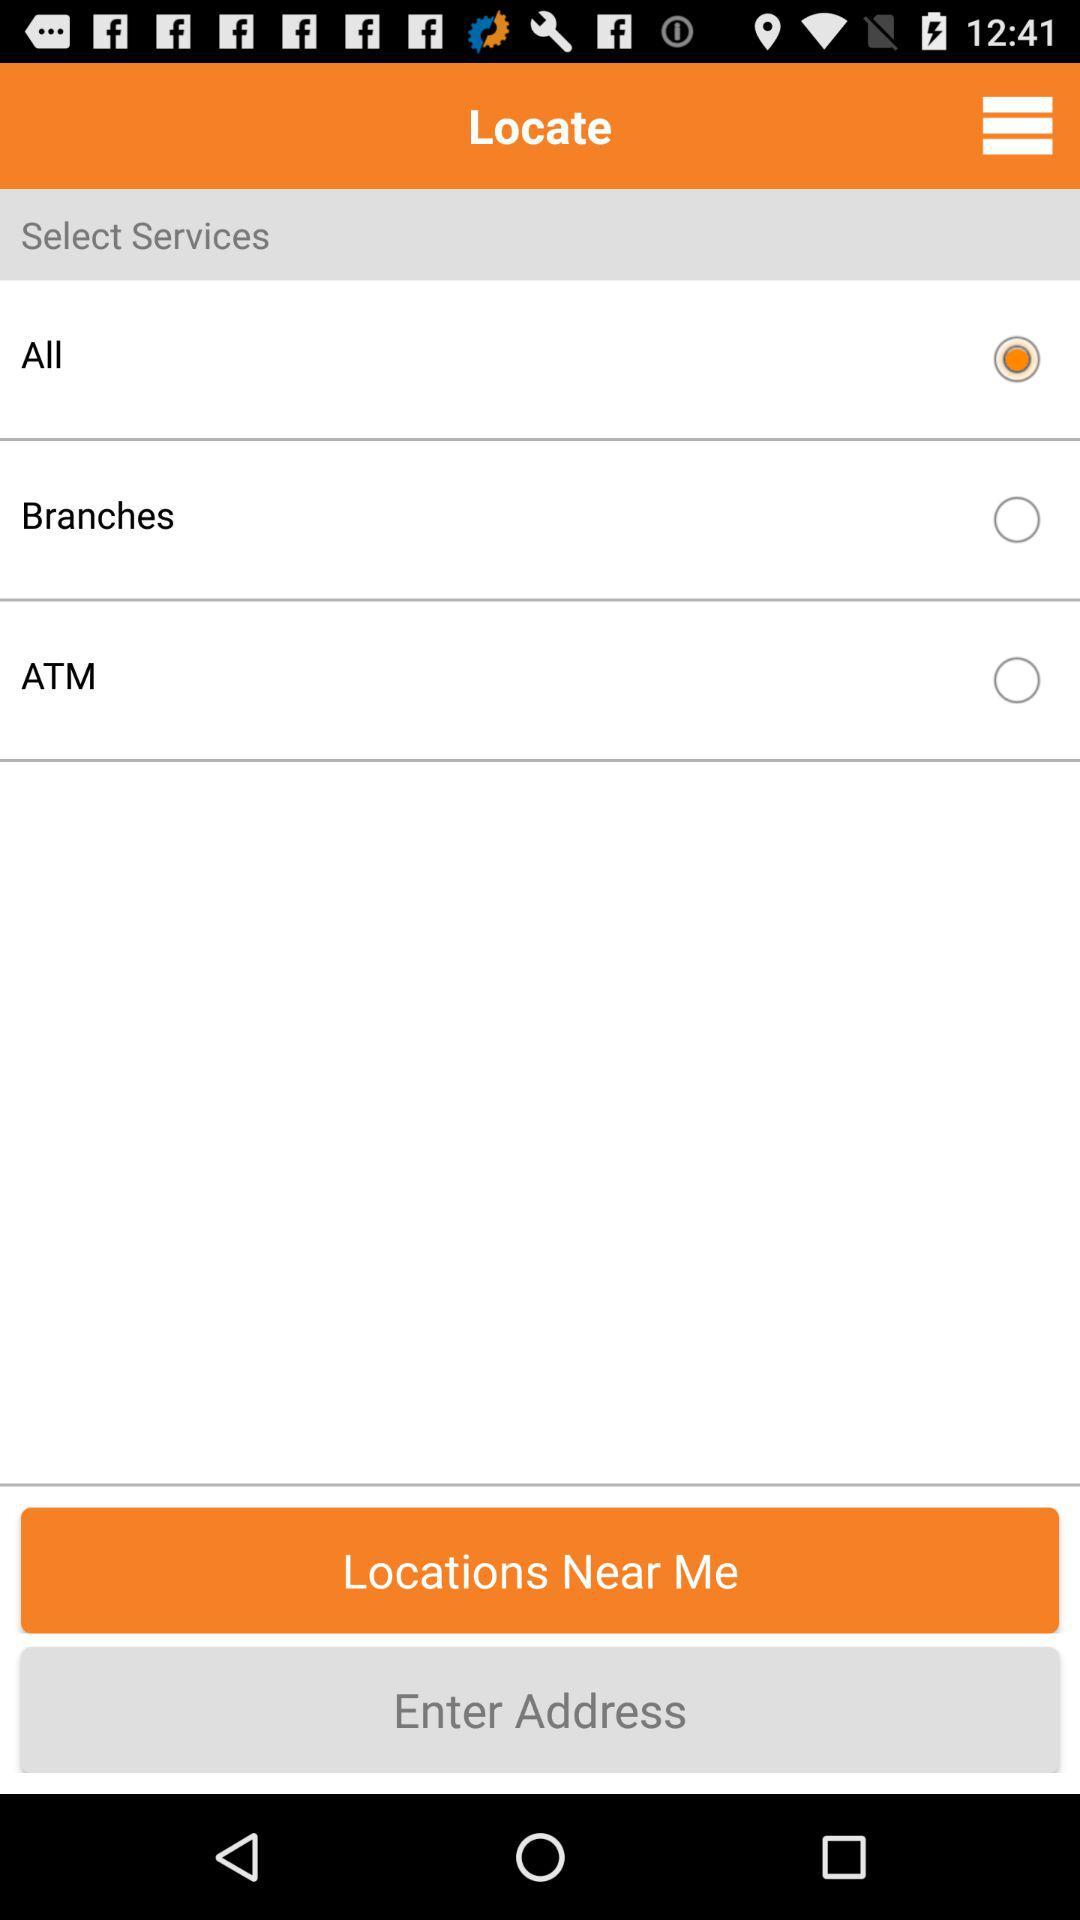 The height and width of the screenshot is (1920, 1080). I want to click on enter address item, so click(540, 1708).